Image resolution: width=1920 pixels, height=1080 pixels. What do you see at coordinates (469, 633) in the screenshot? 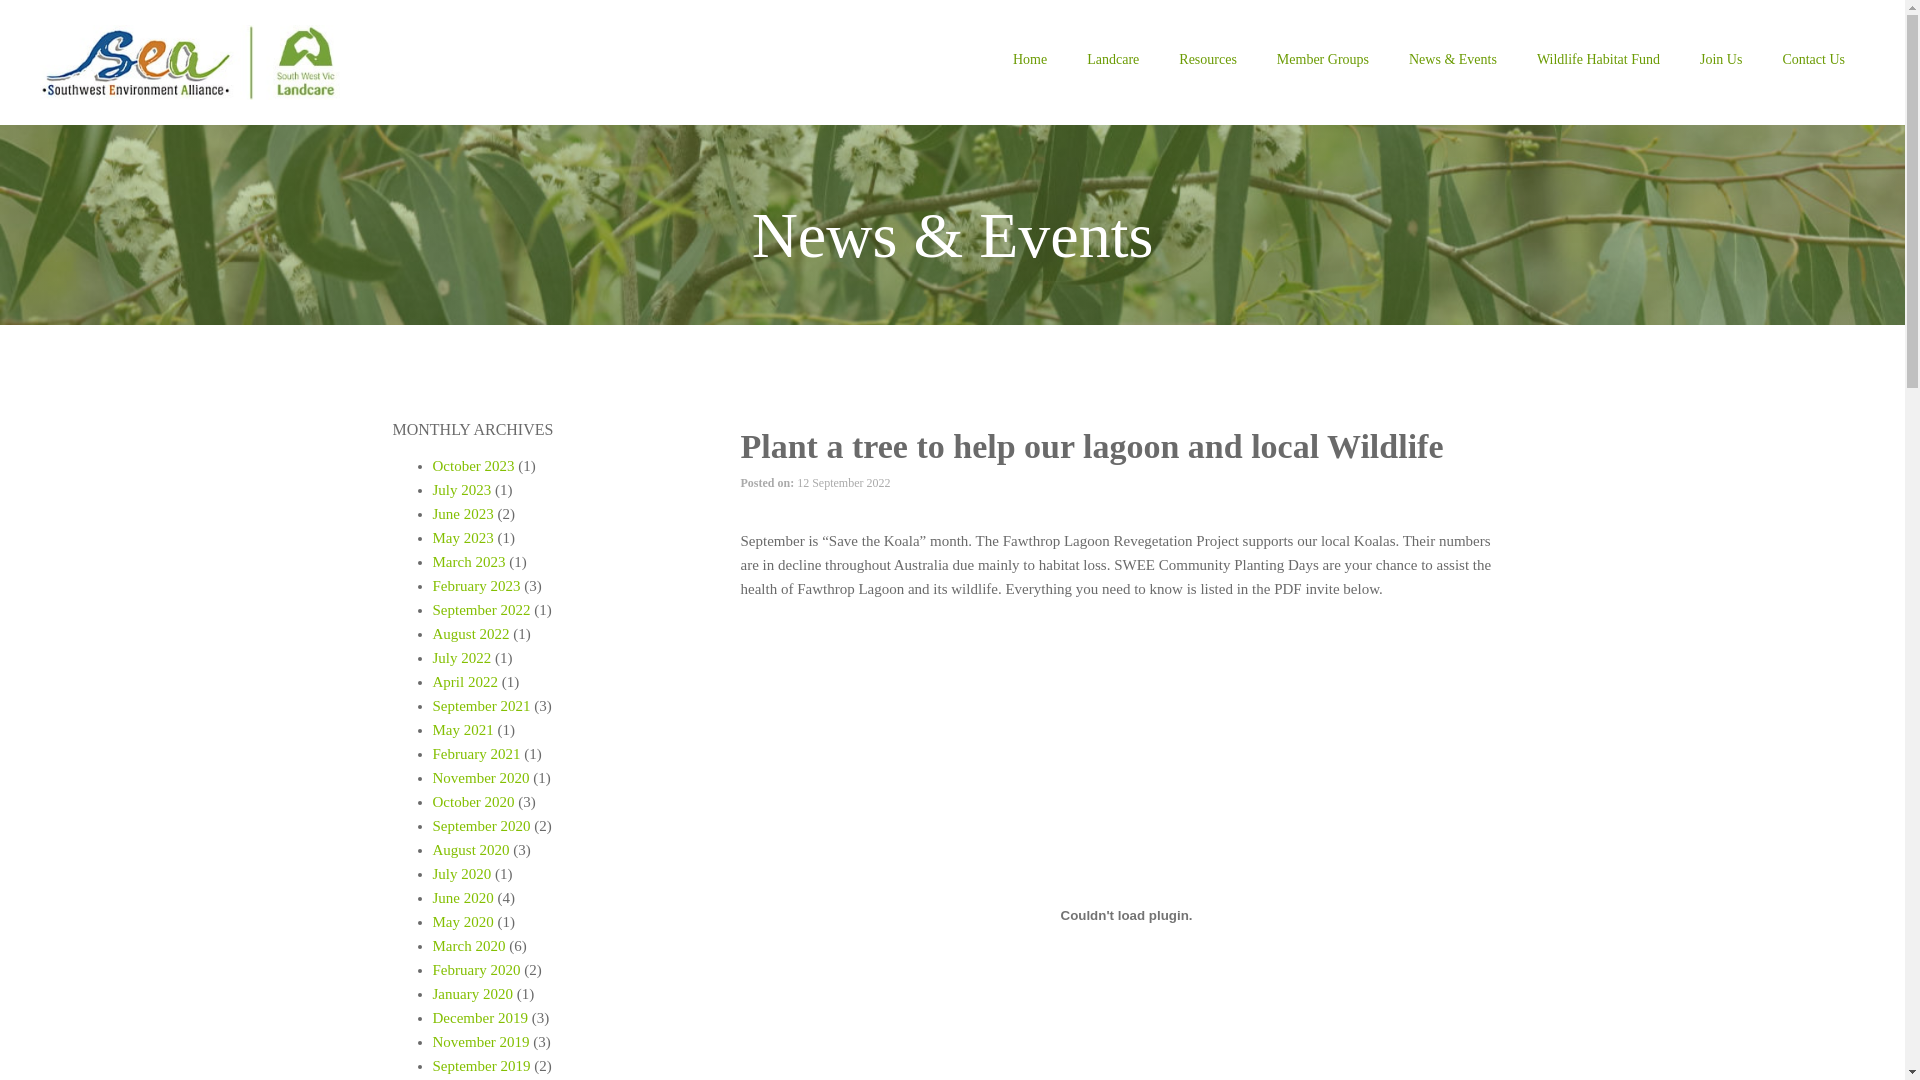
I see `'August 2022'` at bounding box center [469, 633].